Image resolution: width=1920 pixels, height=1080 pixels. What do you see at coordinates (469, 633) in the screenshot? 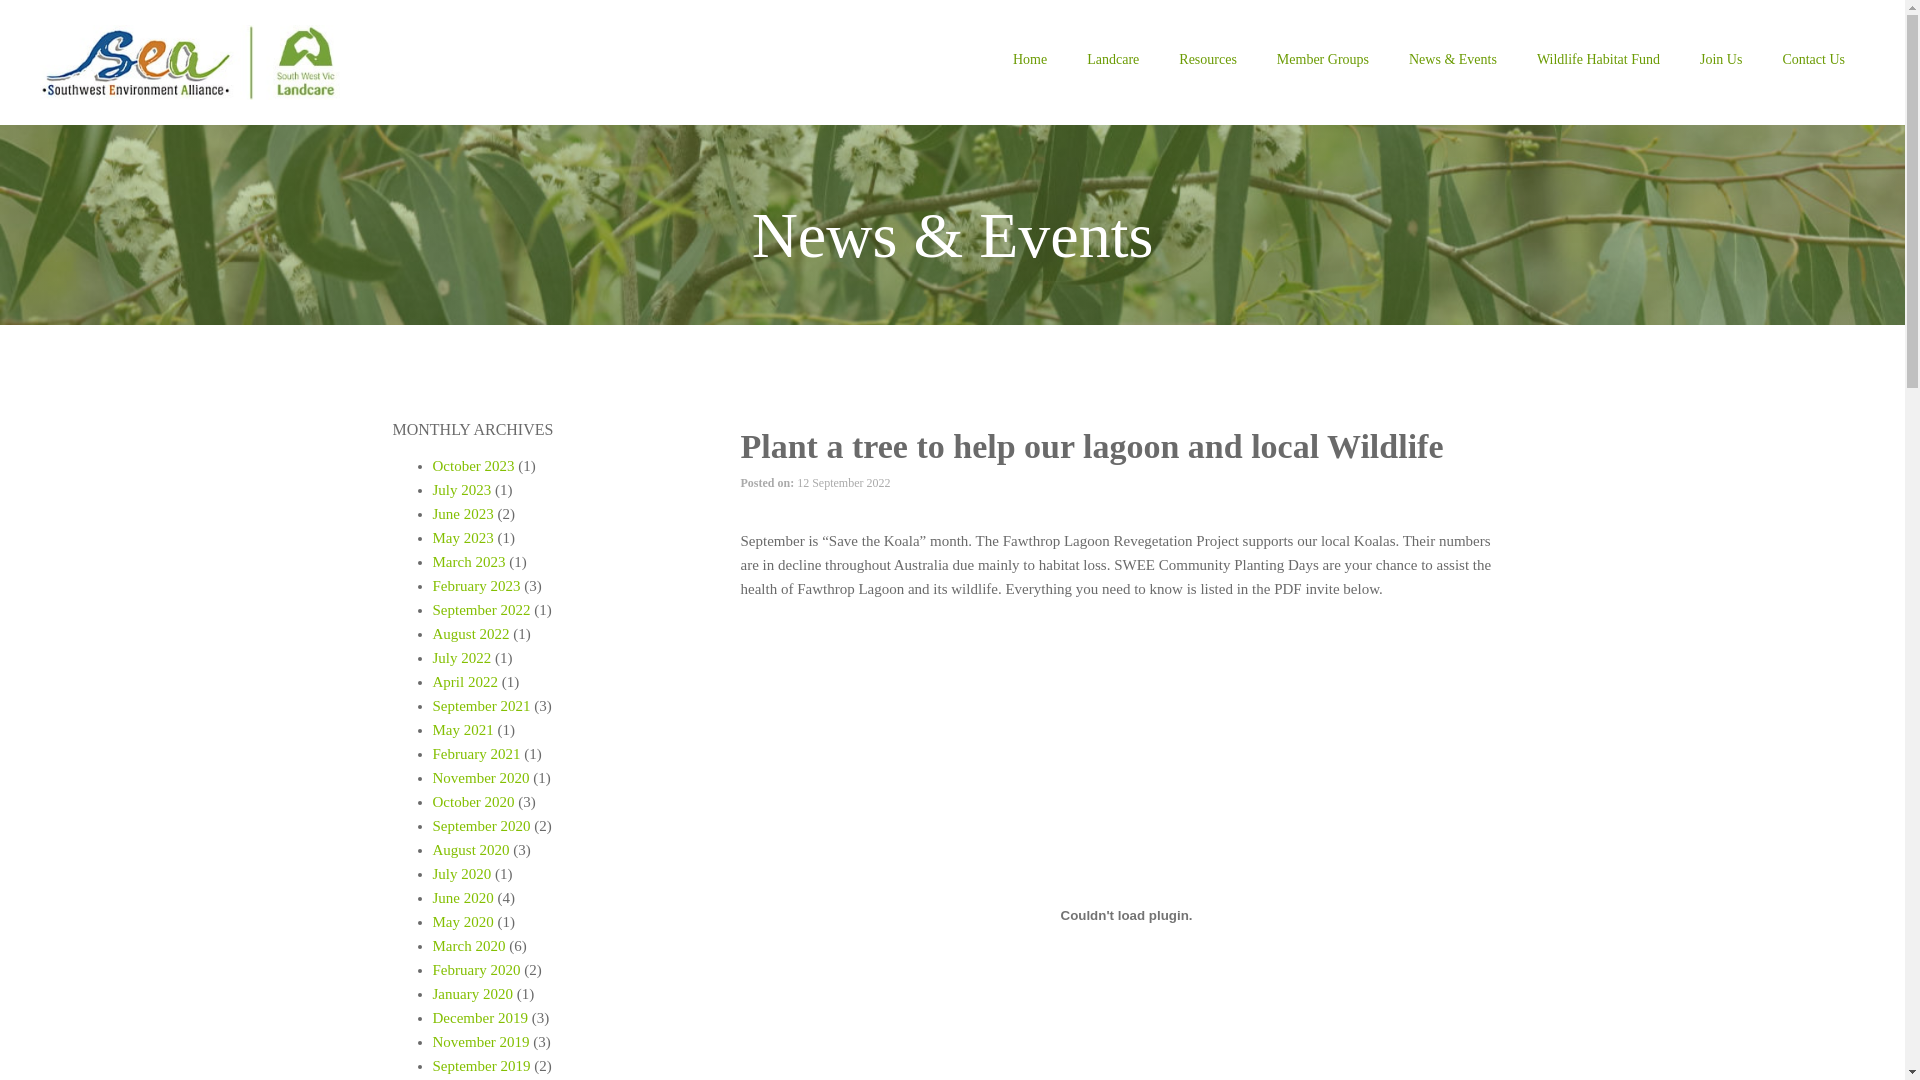
I see `'August 2022'` at bounding box center [469, 633].